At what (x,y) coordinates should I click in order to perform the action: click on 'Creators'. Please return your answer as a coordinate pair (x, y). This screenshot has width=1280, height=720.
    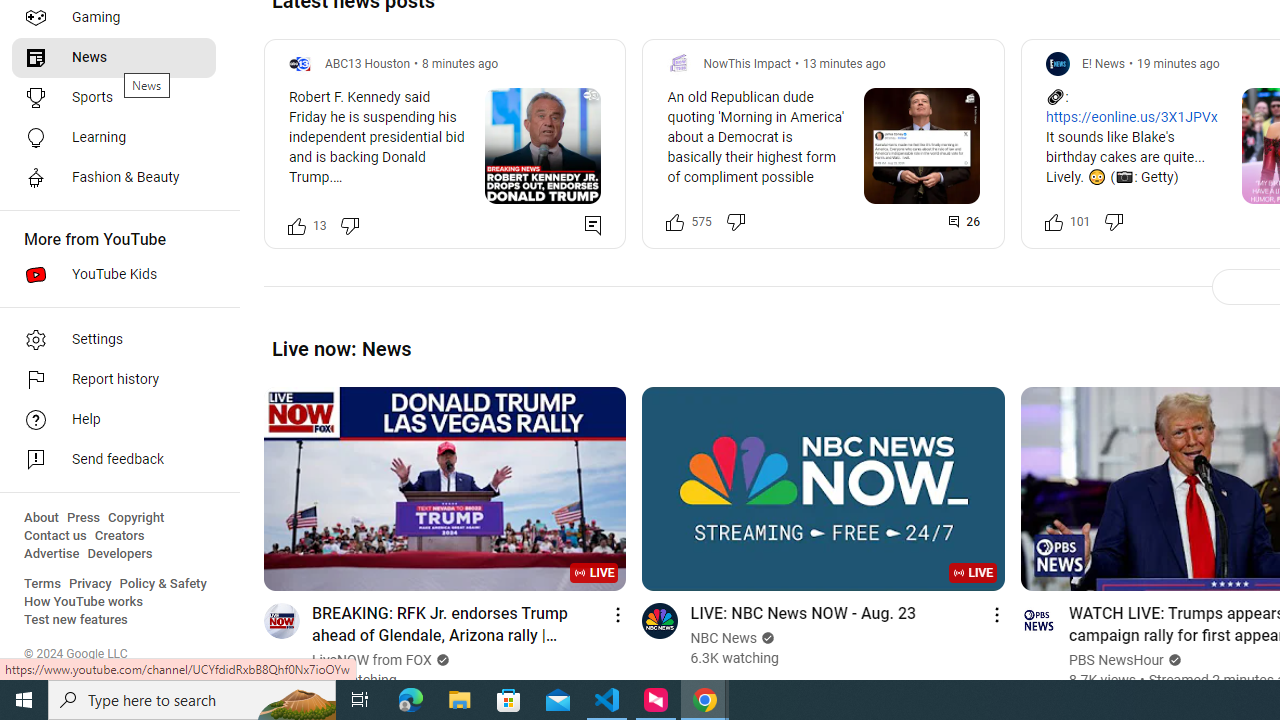
    Looking at the image, I should click on (118, 535).